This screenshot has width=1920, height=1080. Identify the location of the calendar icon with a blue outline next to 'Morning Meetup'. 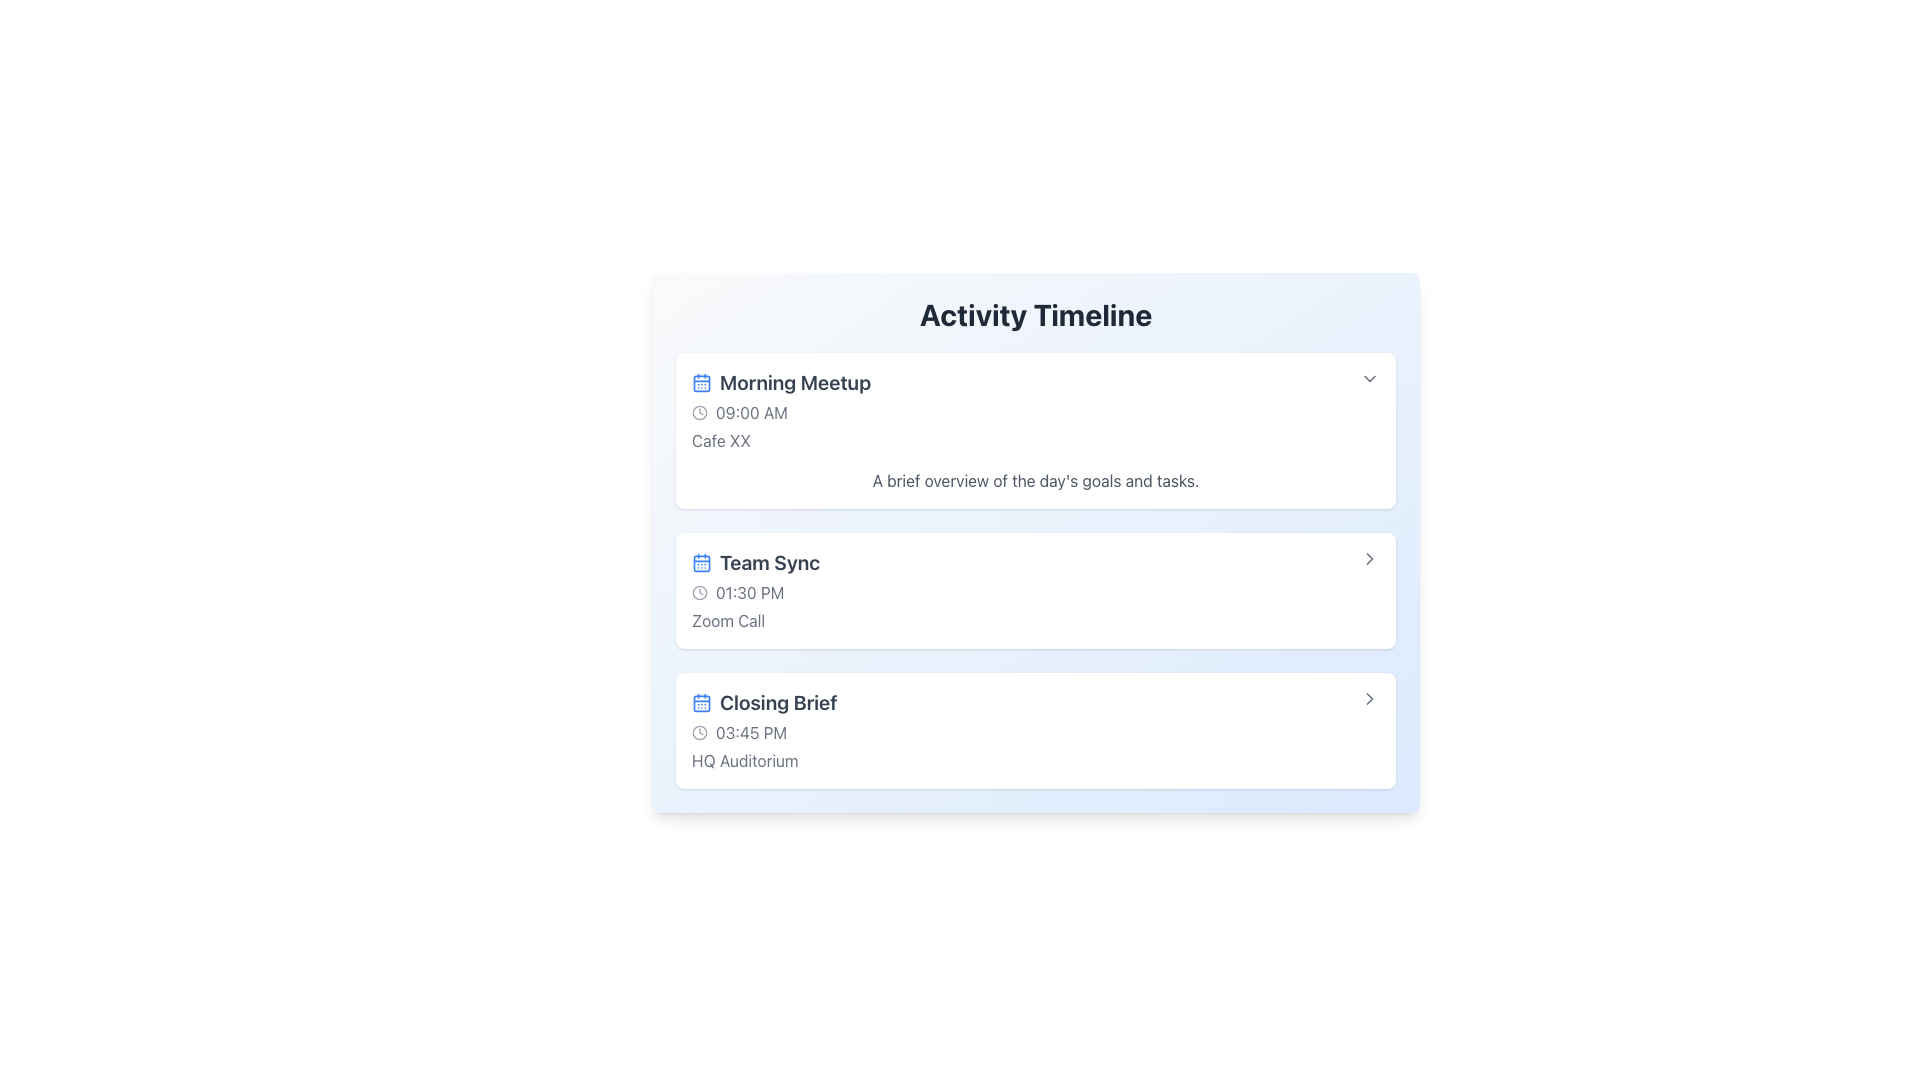
(701, 382).